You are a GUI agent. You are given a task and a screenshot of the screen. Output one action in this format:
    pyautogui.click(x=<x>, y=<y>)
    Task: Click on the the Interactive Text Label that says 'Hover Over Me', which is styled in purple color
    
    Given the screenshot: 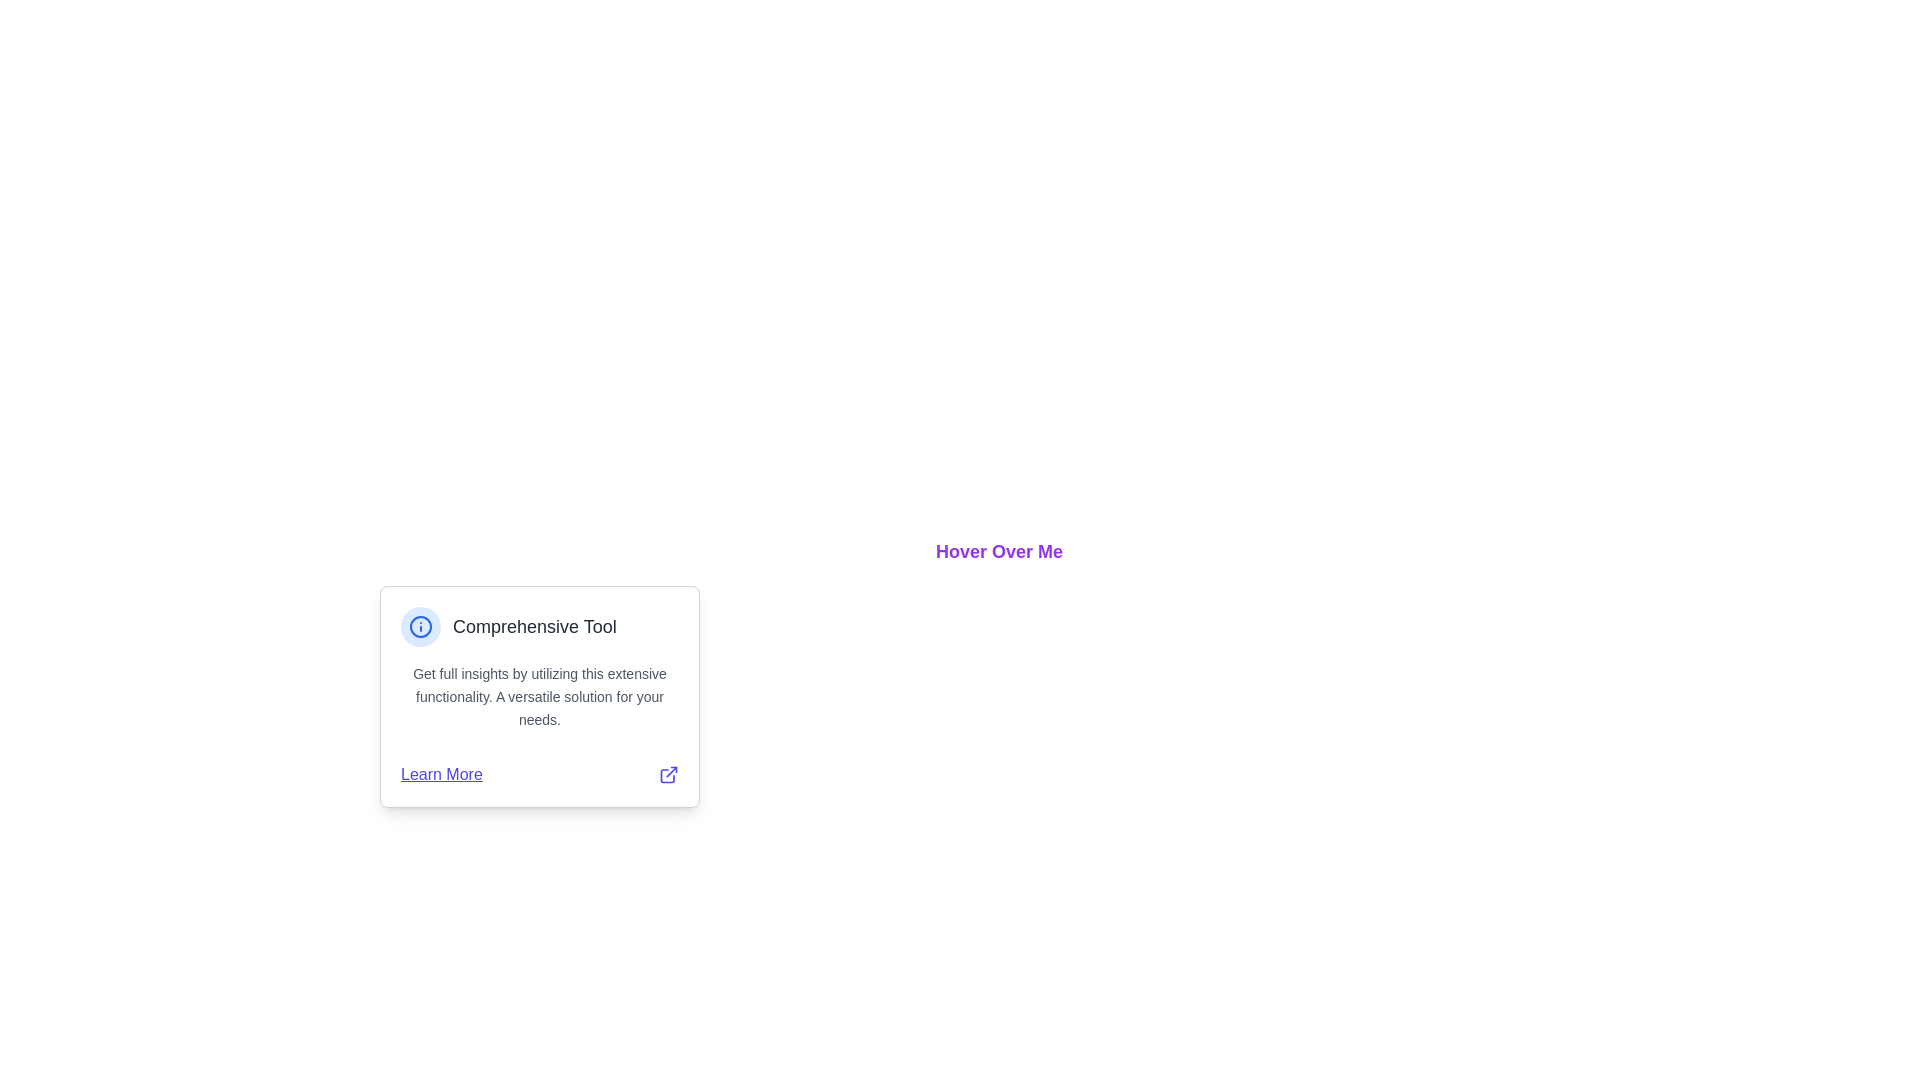 What is the action you would take?
    pyautogui.click(x=999, y=551)
    